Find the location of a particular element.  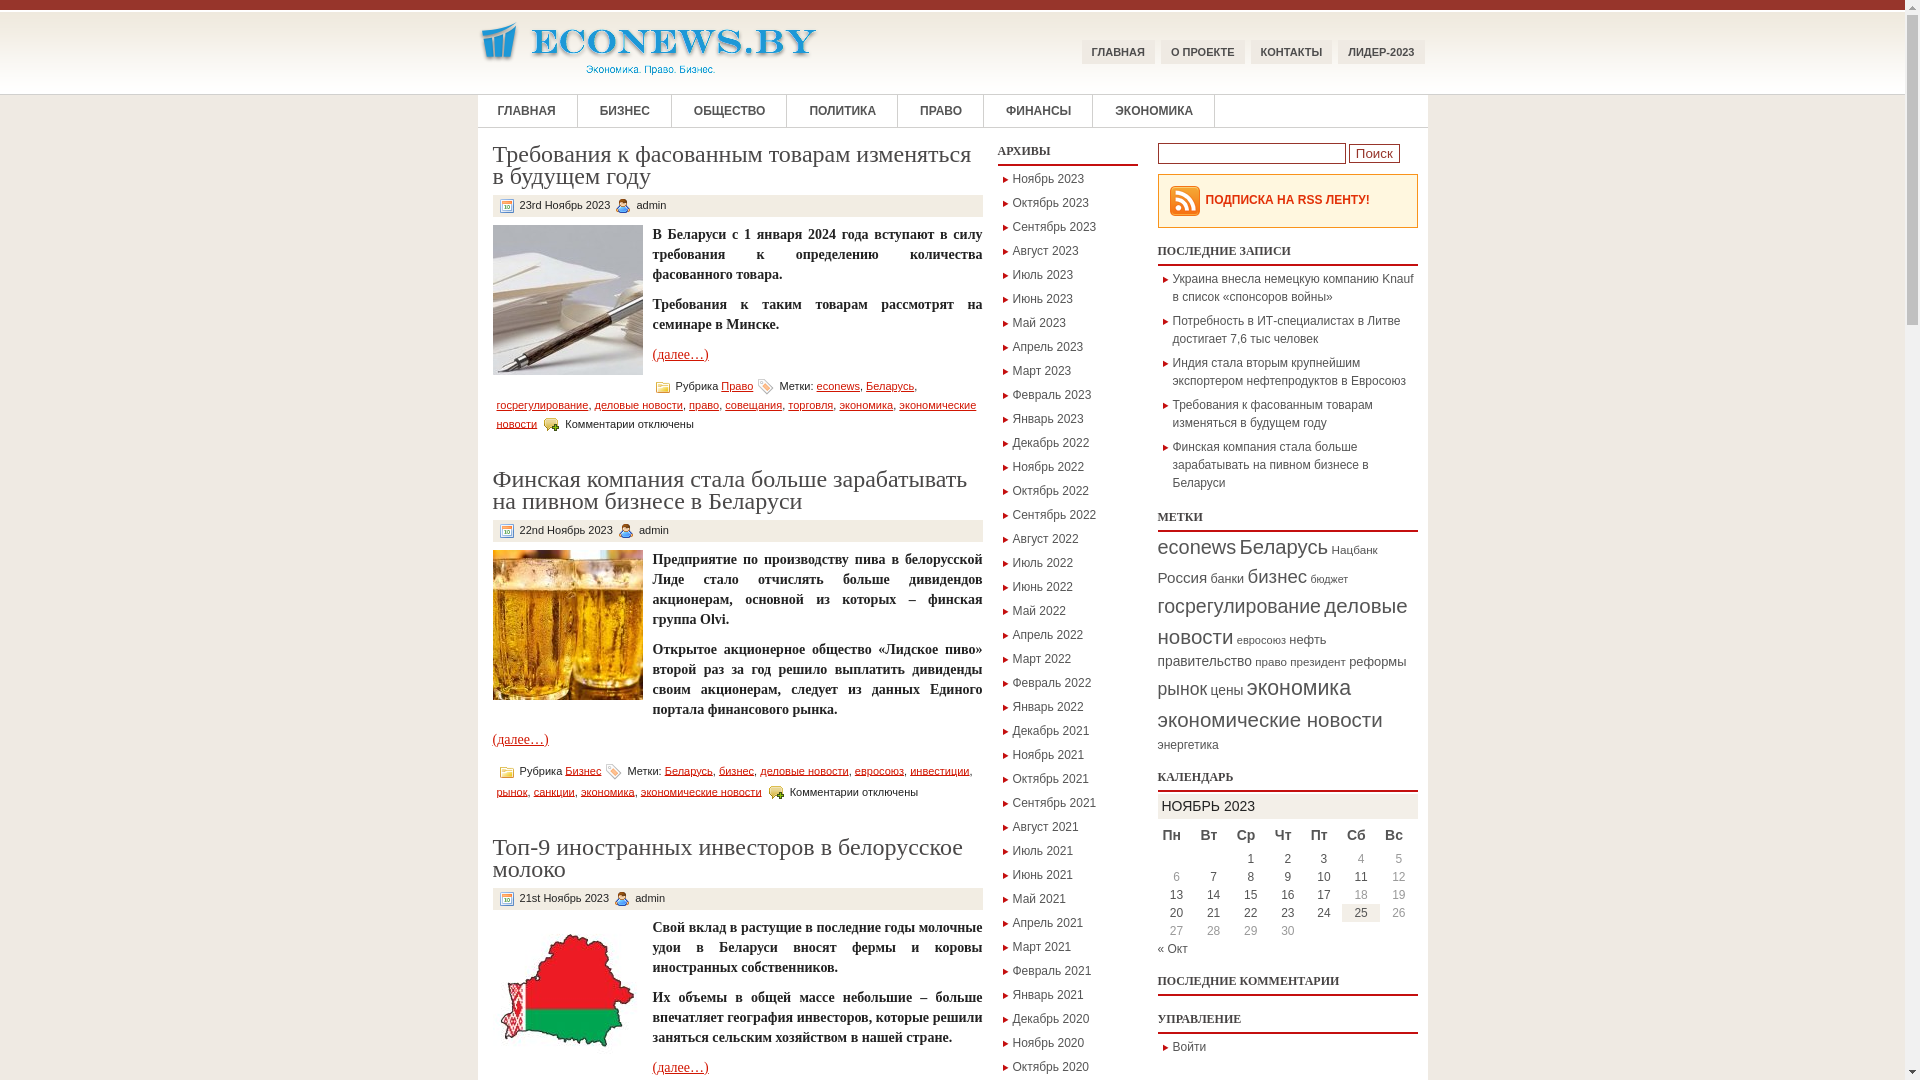

'15' is located at coordinates (1249, 893).